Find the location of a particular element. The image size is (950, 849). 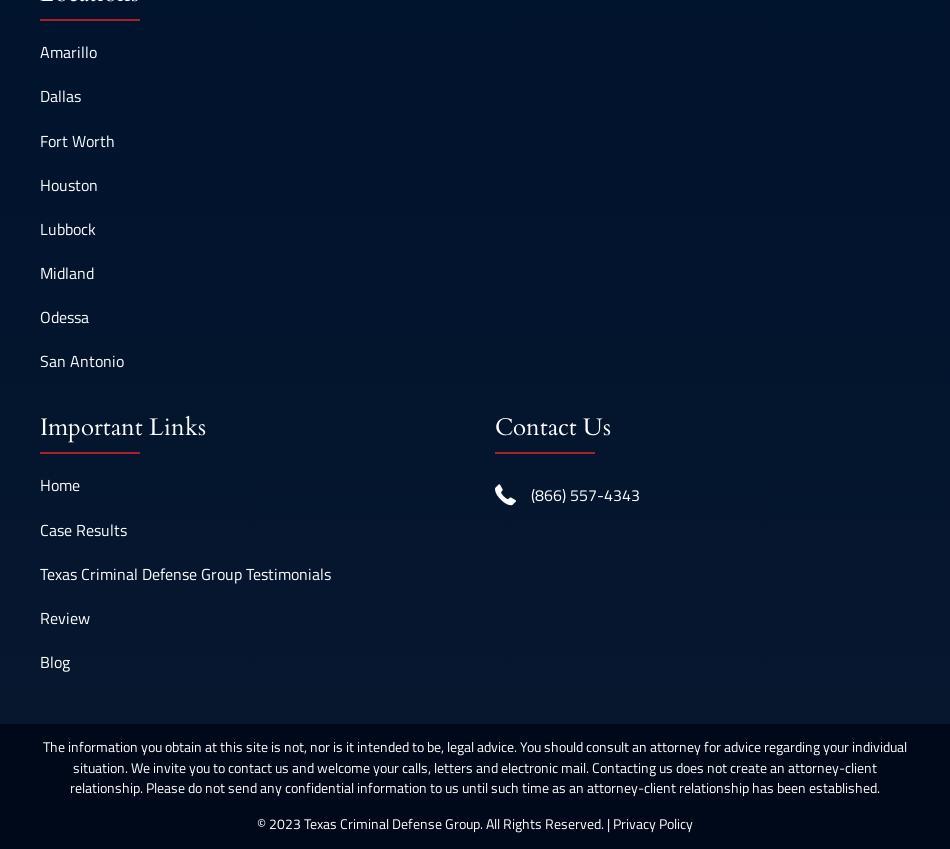

'The information you obtain at this site is not, nor is it intended to be, legal advice. You should consult an attorney for advice regarding your individual situation. We invite you to contact us and welcome your calls, letters and electronic mail. Contacting us does not create an attorney-client relationship. Please do not send any confidential information to us until such time as an attorney-client relationship has been established.' is located at coordinates (475, 765).